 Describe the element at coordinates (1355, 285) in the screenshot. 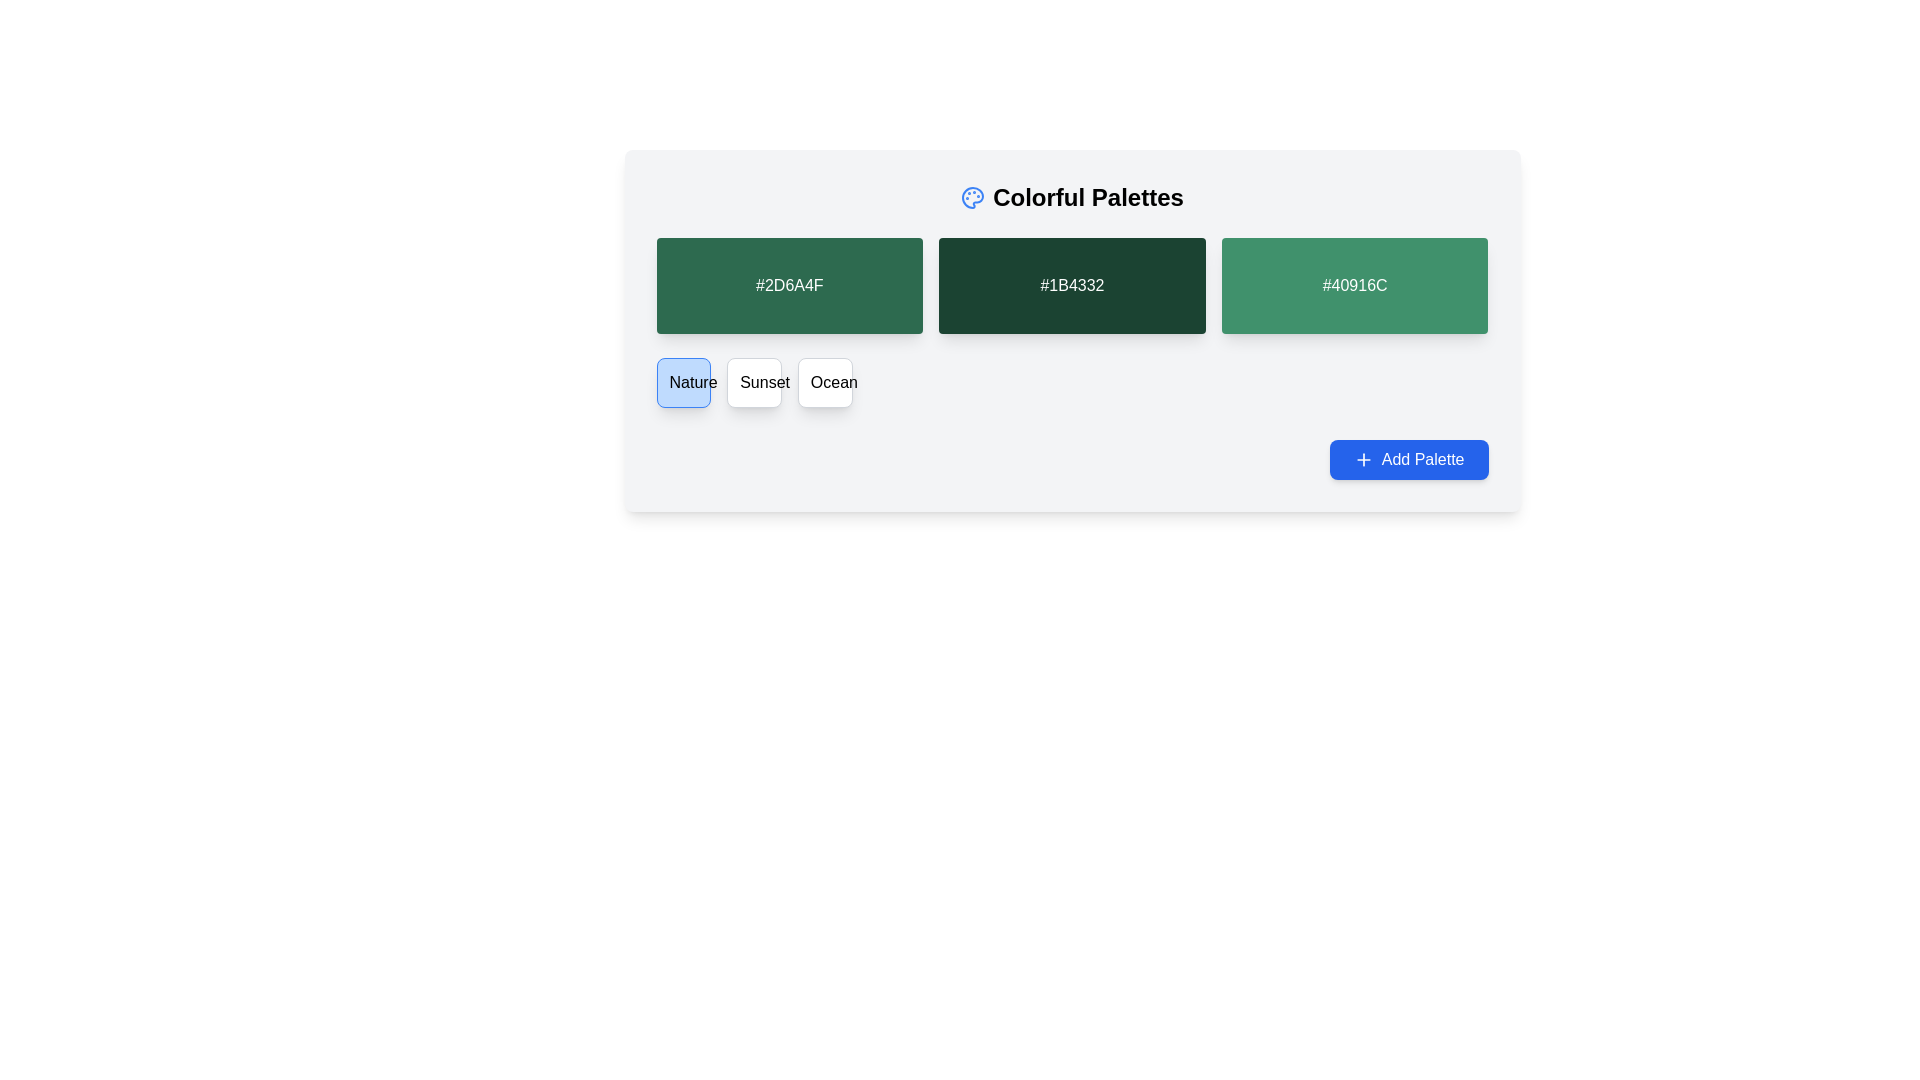

I see `the Color Swatch Display tile with a dark green background and the text '#40916C'` at that location.